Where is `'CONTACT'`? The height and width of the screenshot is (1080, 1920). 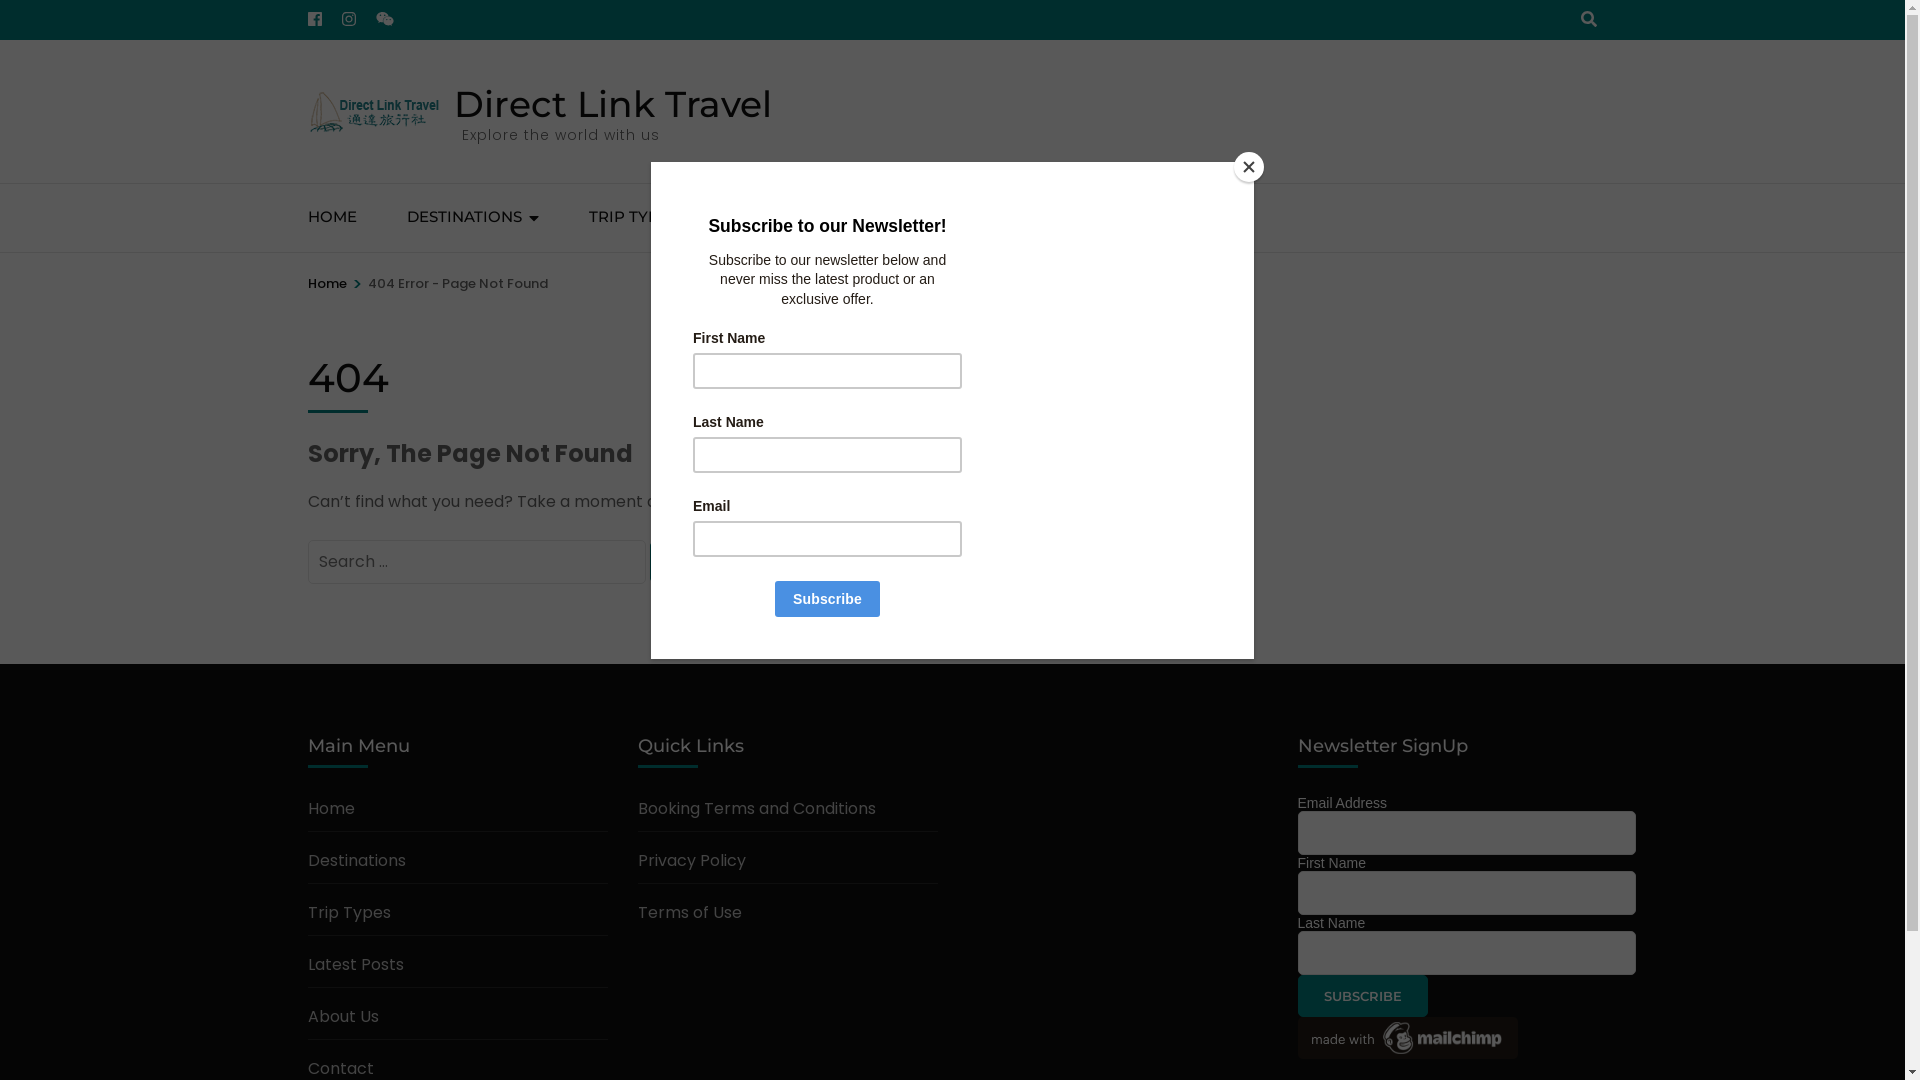 'CONTACT' is located at coordinates (1064, 218).